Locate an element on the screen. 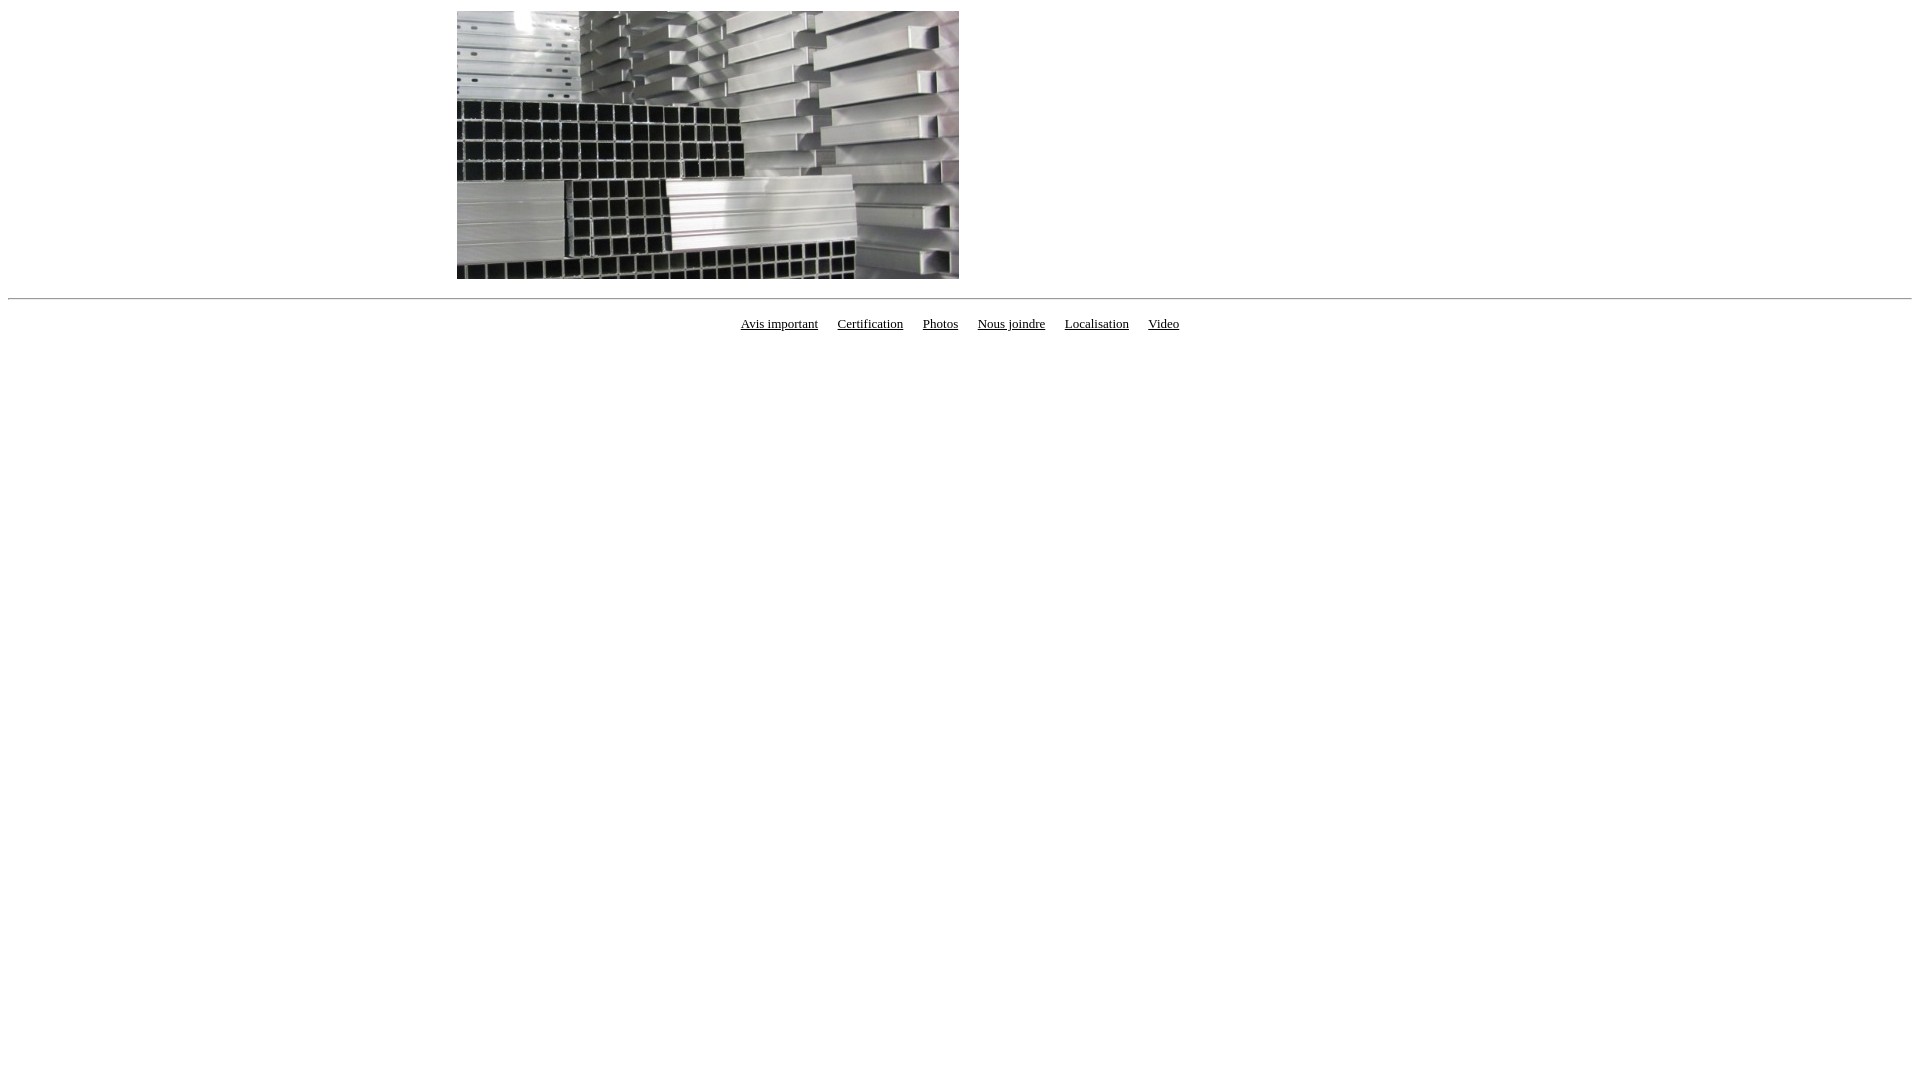  'Avis important' is located at coordinates (778, 322).